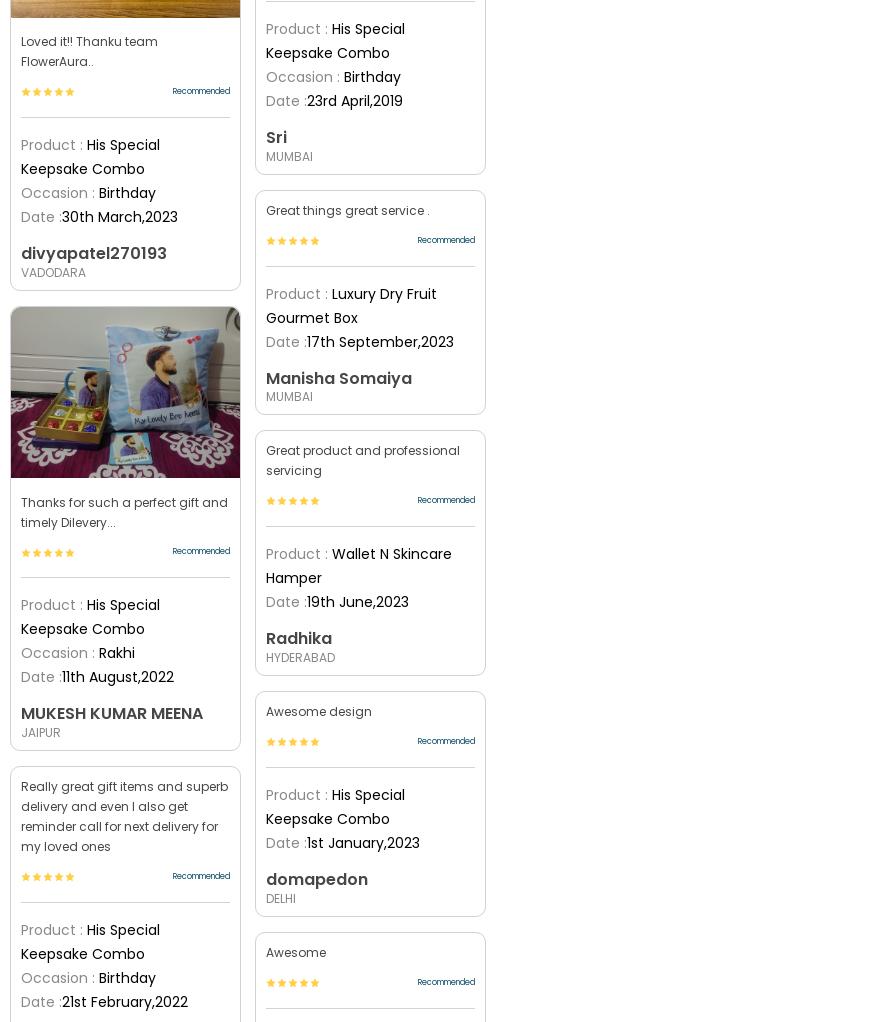 The image size is (890, 1022). Describe the element at coordinates (96, 505) in the screenshot. I see `'Men Daily Essentials Combo'` at that location.